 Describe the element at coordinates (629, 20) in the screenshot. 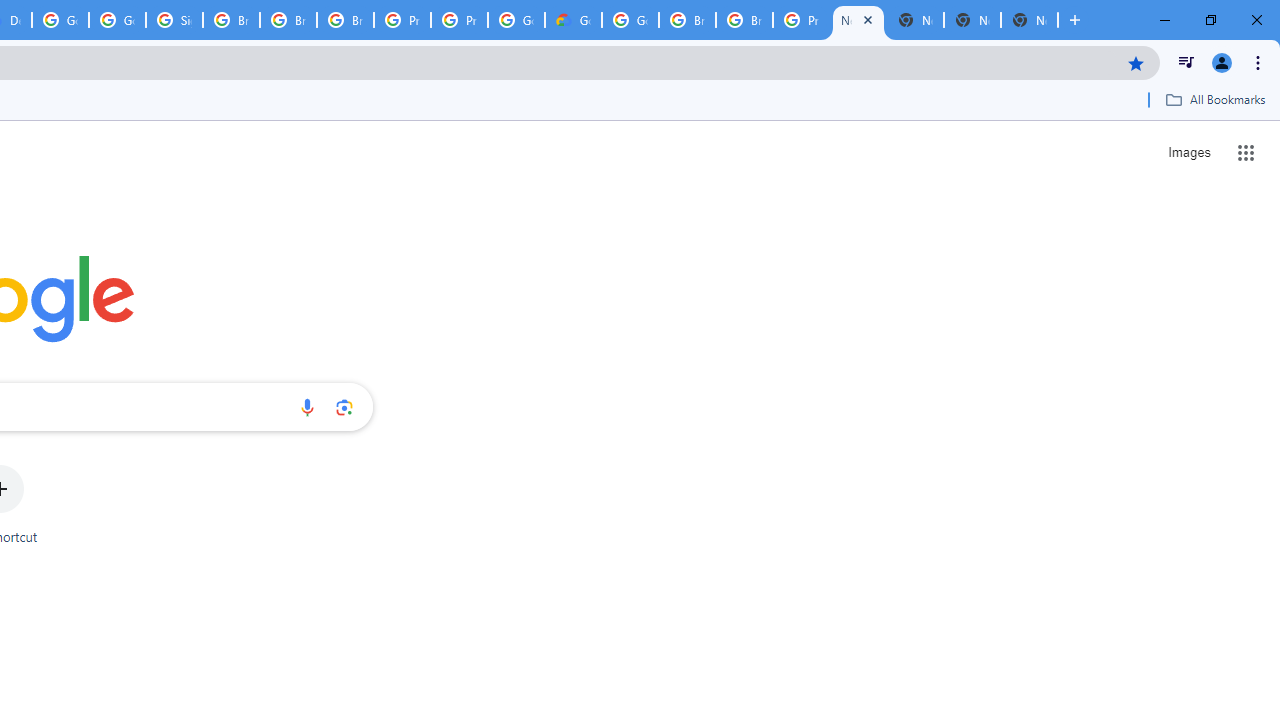

I see `'Google Cloud Platform'` at that location.